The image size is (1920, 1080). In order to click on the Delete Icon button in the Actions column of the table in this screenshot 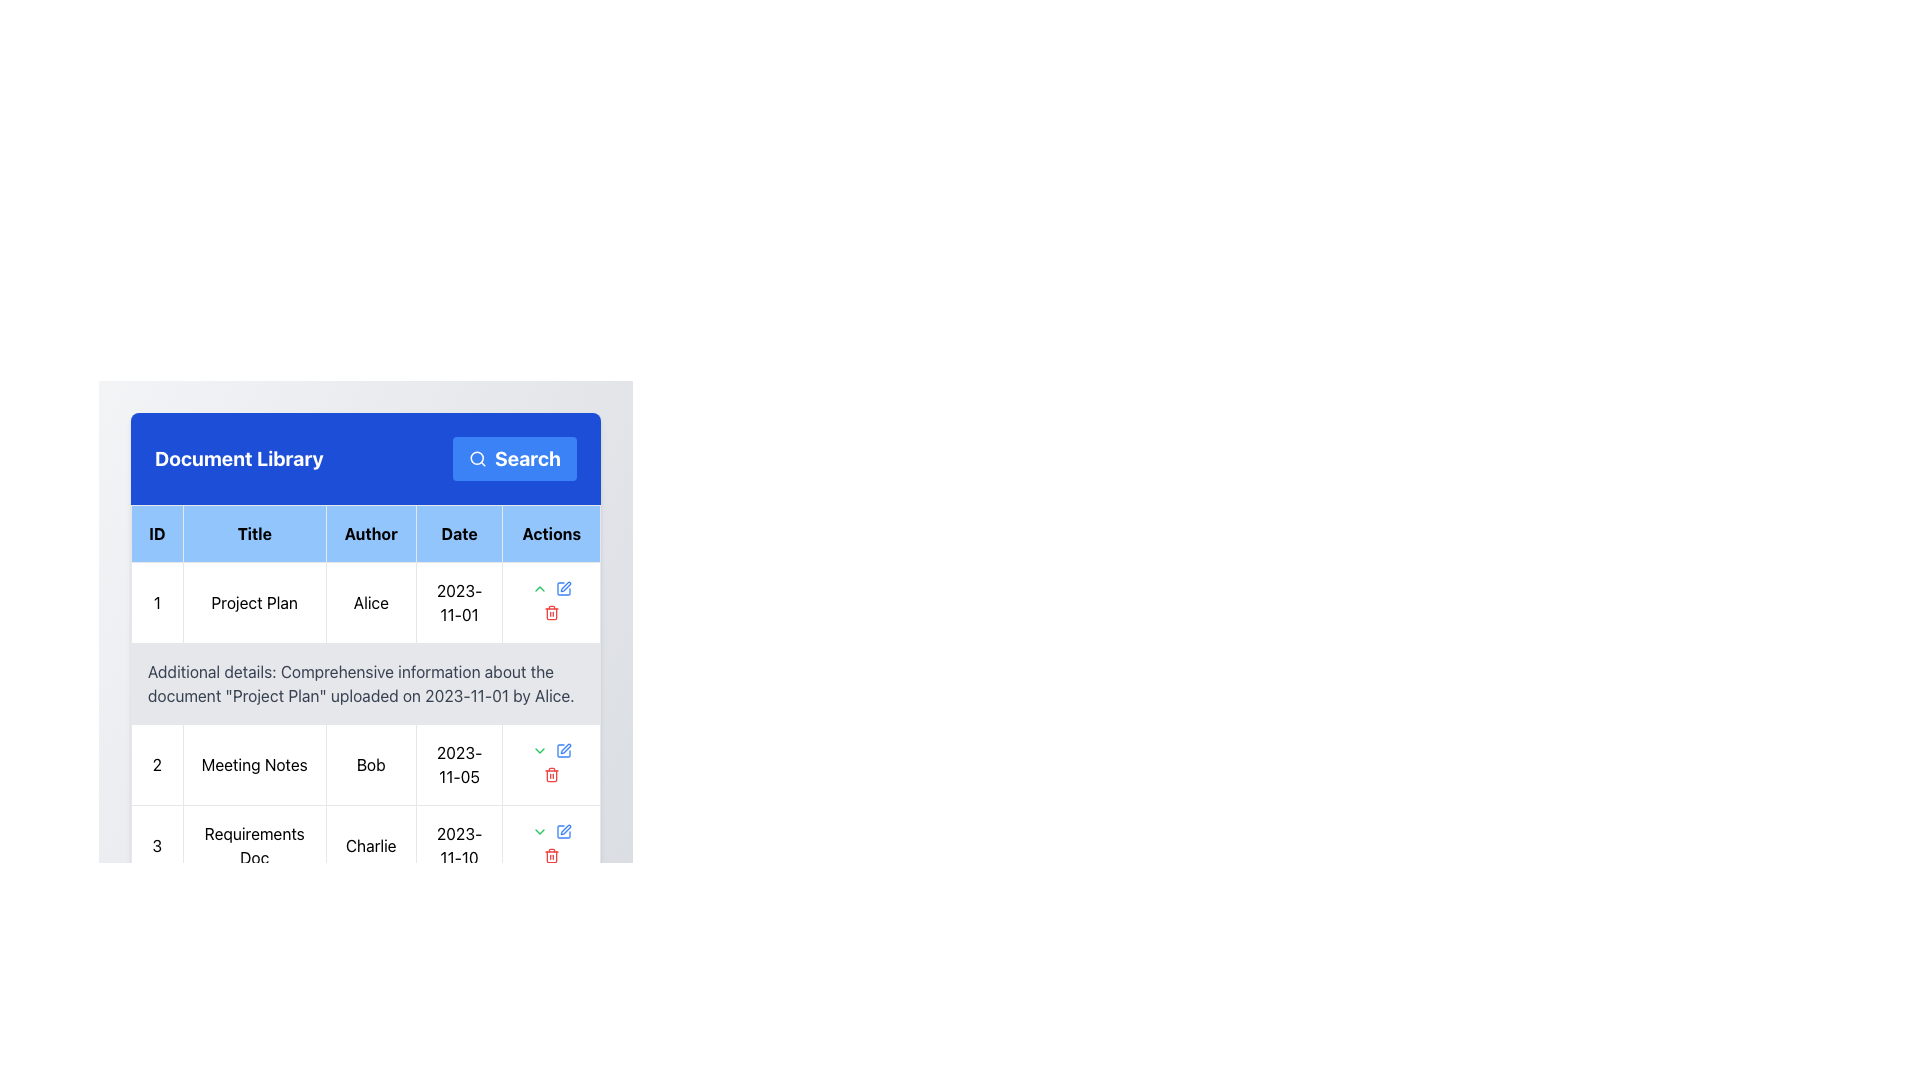, I will do `click(551, 855)`.